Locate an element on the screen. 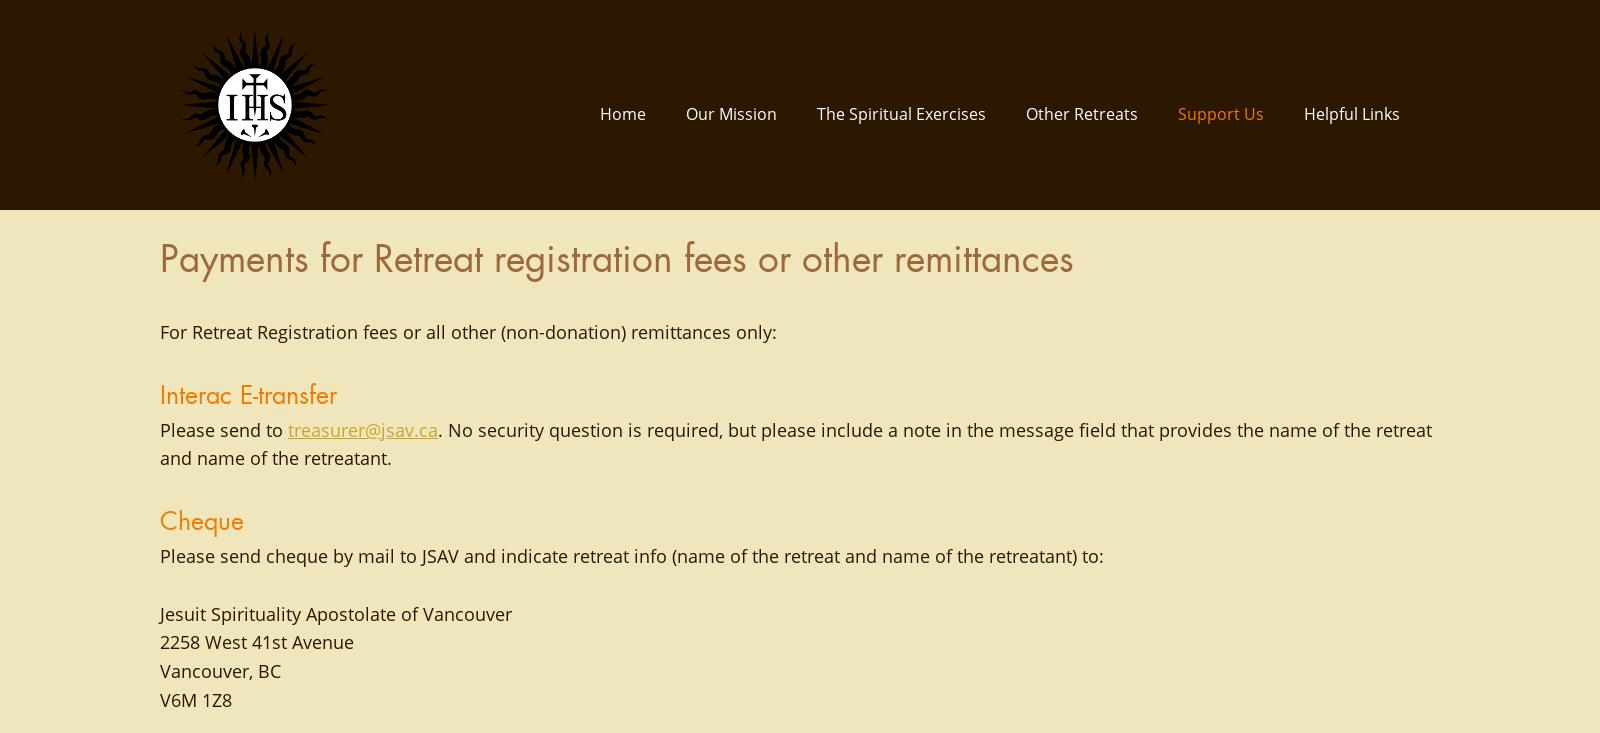 This screenshot has width=1600, height=733. 'treasurer@jsav.ca' is located at coordinates (363, 429).